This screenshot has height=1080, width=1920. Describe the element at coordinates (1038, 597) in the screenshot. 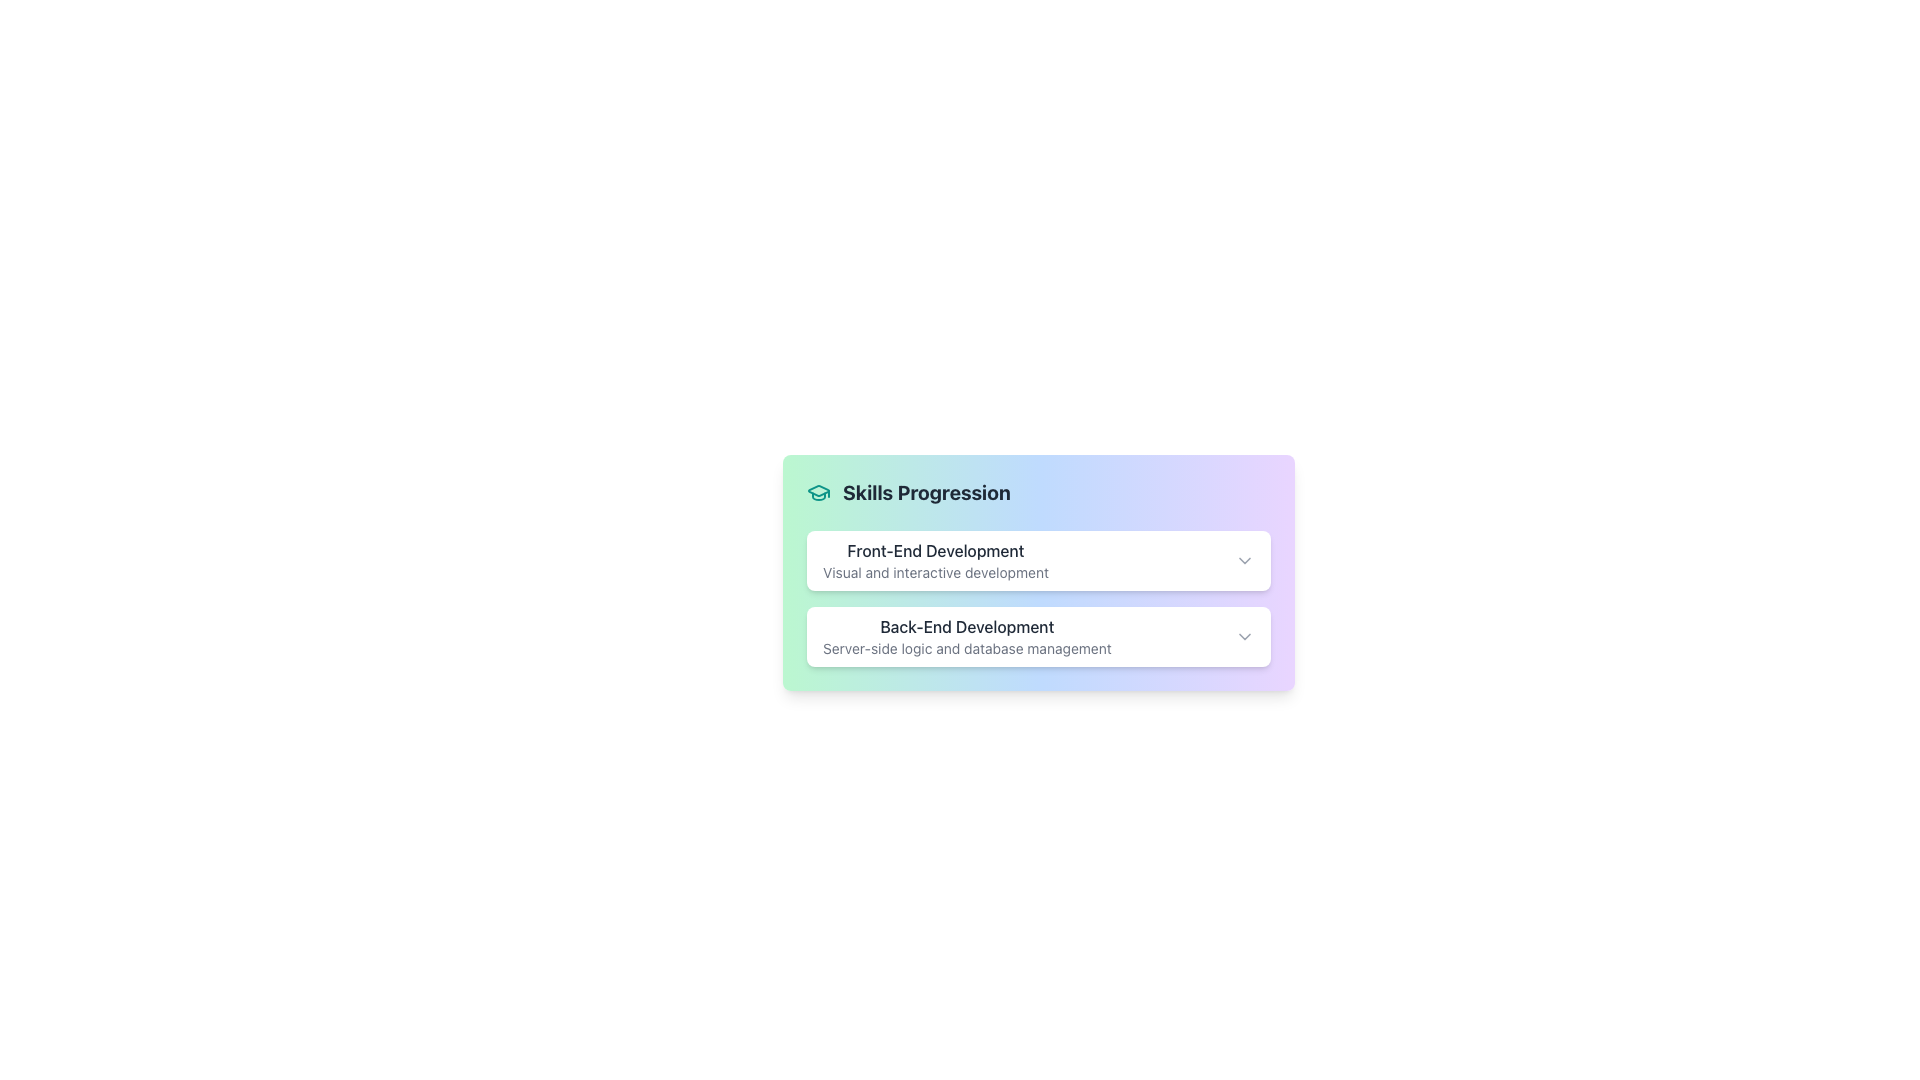

I see `textual content of the second Collapsible List Item in the 'Skills Progression' section, which describes 'Back-End Development'` at that location.